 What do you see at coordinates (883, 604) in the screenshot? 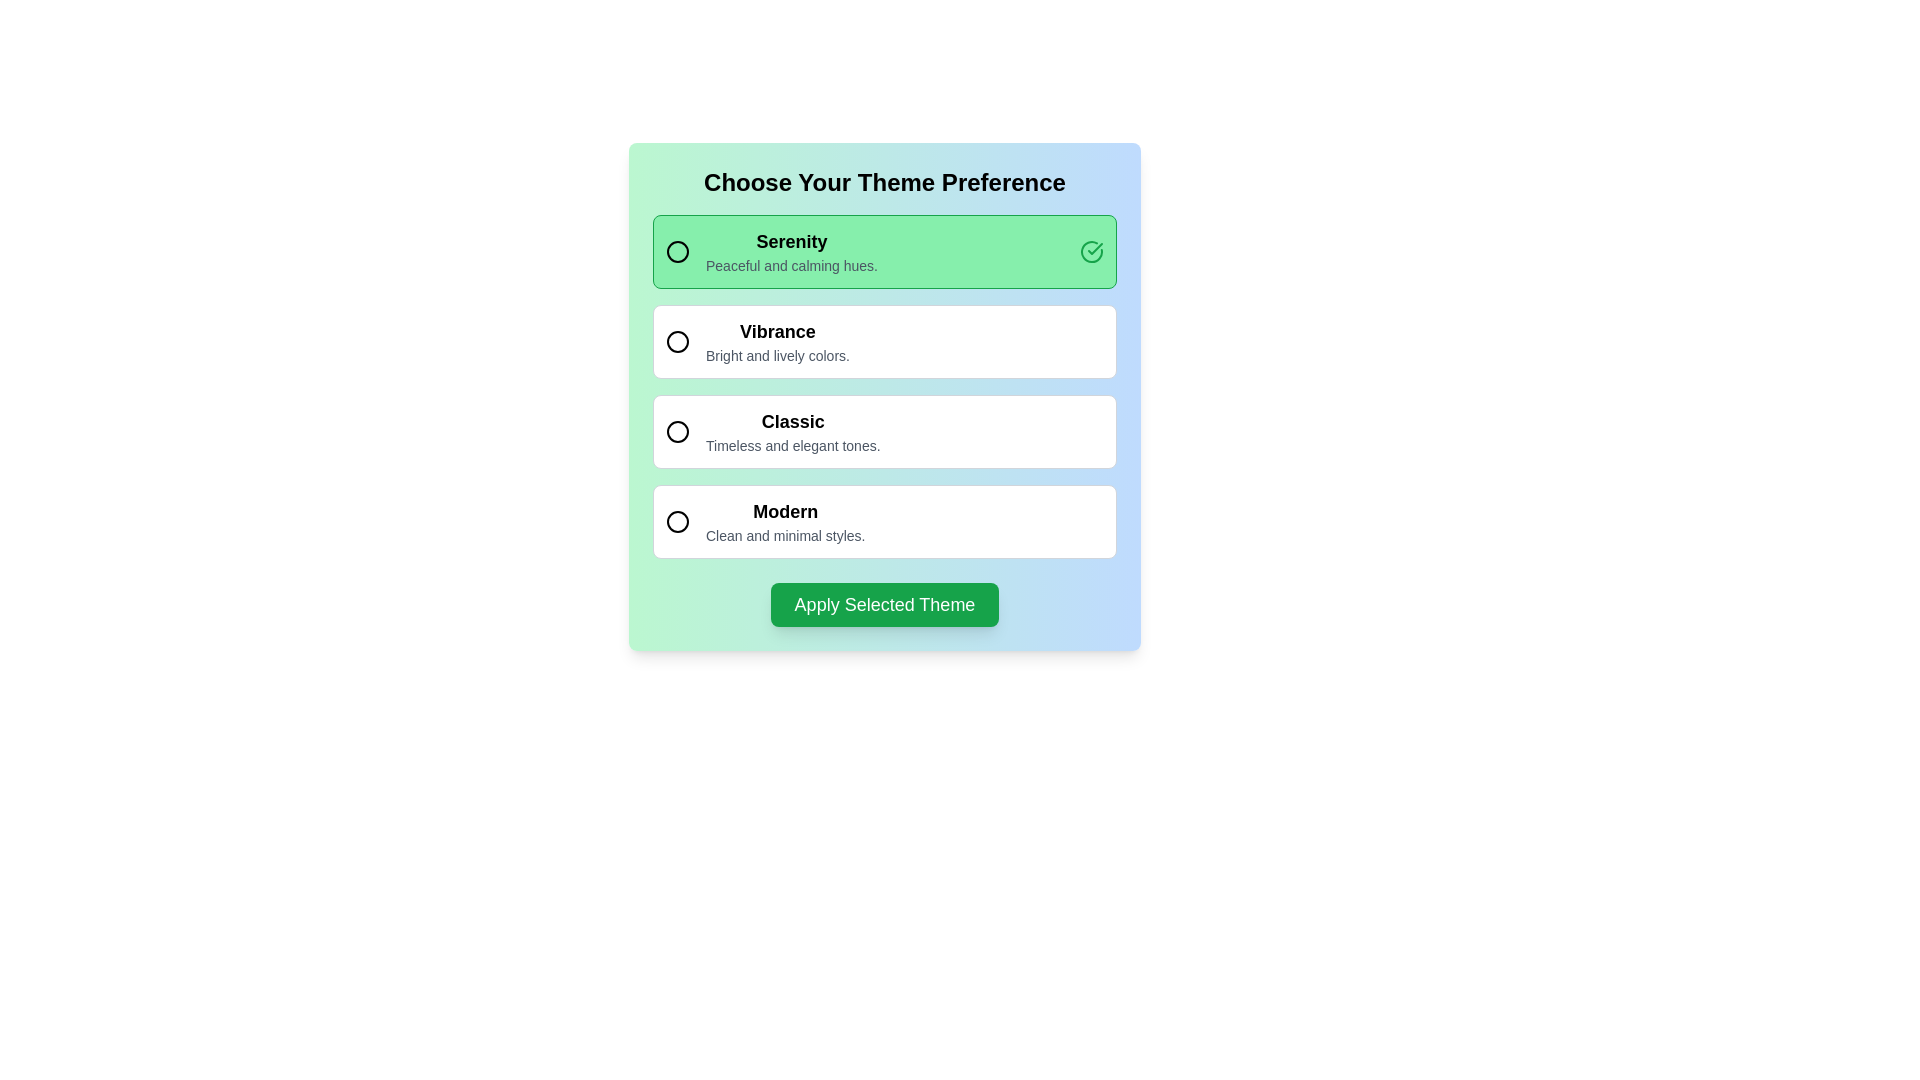
I see `the green button labeled 'Apply Selected Theme' located at the center-bottom of the theme selection card to apply the selected theme` at bounding box center [883, 604].